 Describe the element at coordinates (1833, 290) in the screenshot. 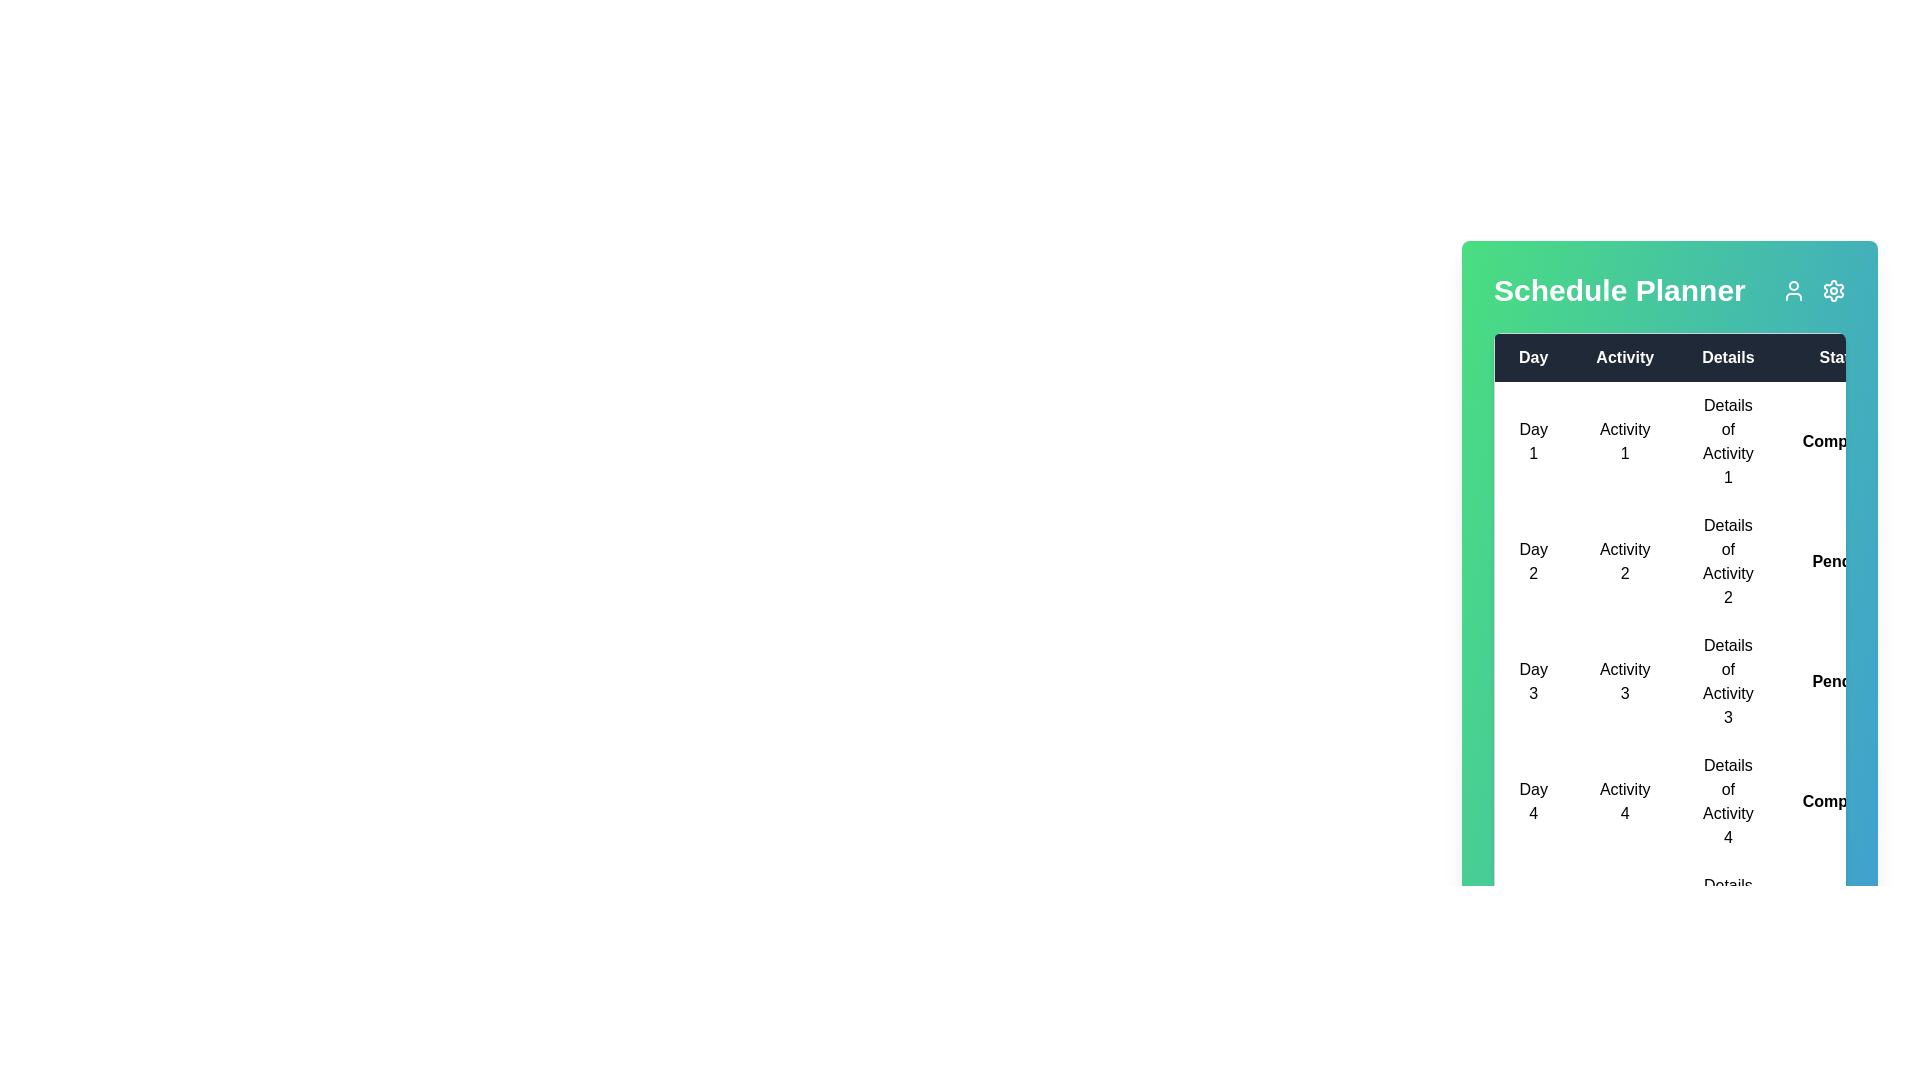

I see `the settings icon to open the configuration options` at that location.